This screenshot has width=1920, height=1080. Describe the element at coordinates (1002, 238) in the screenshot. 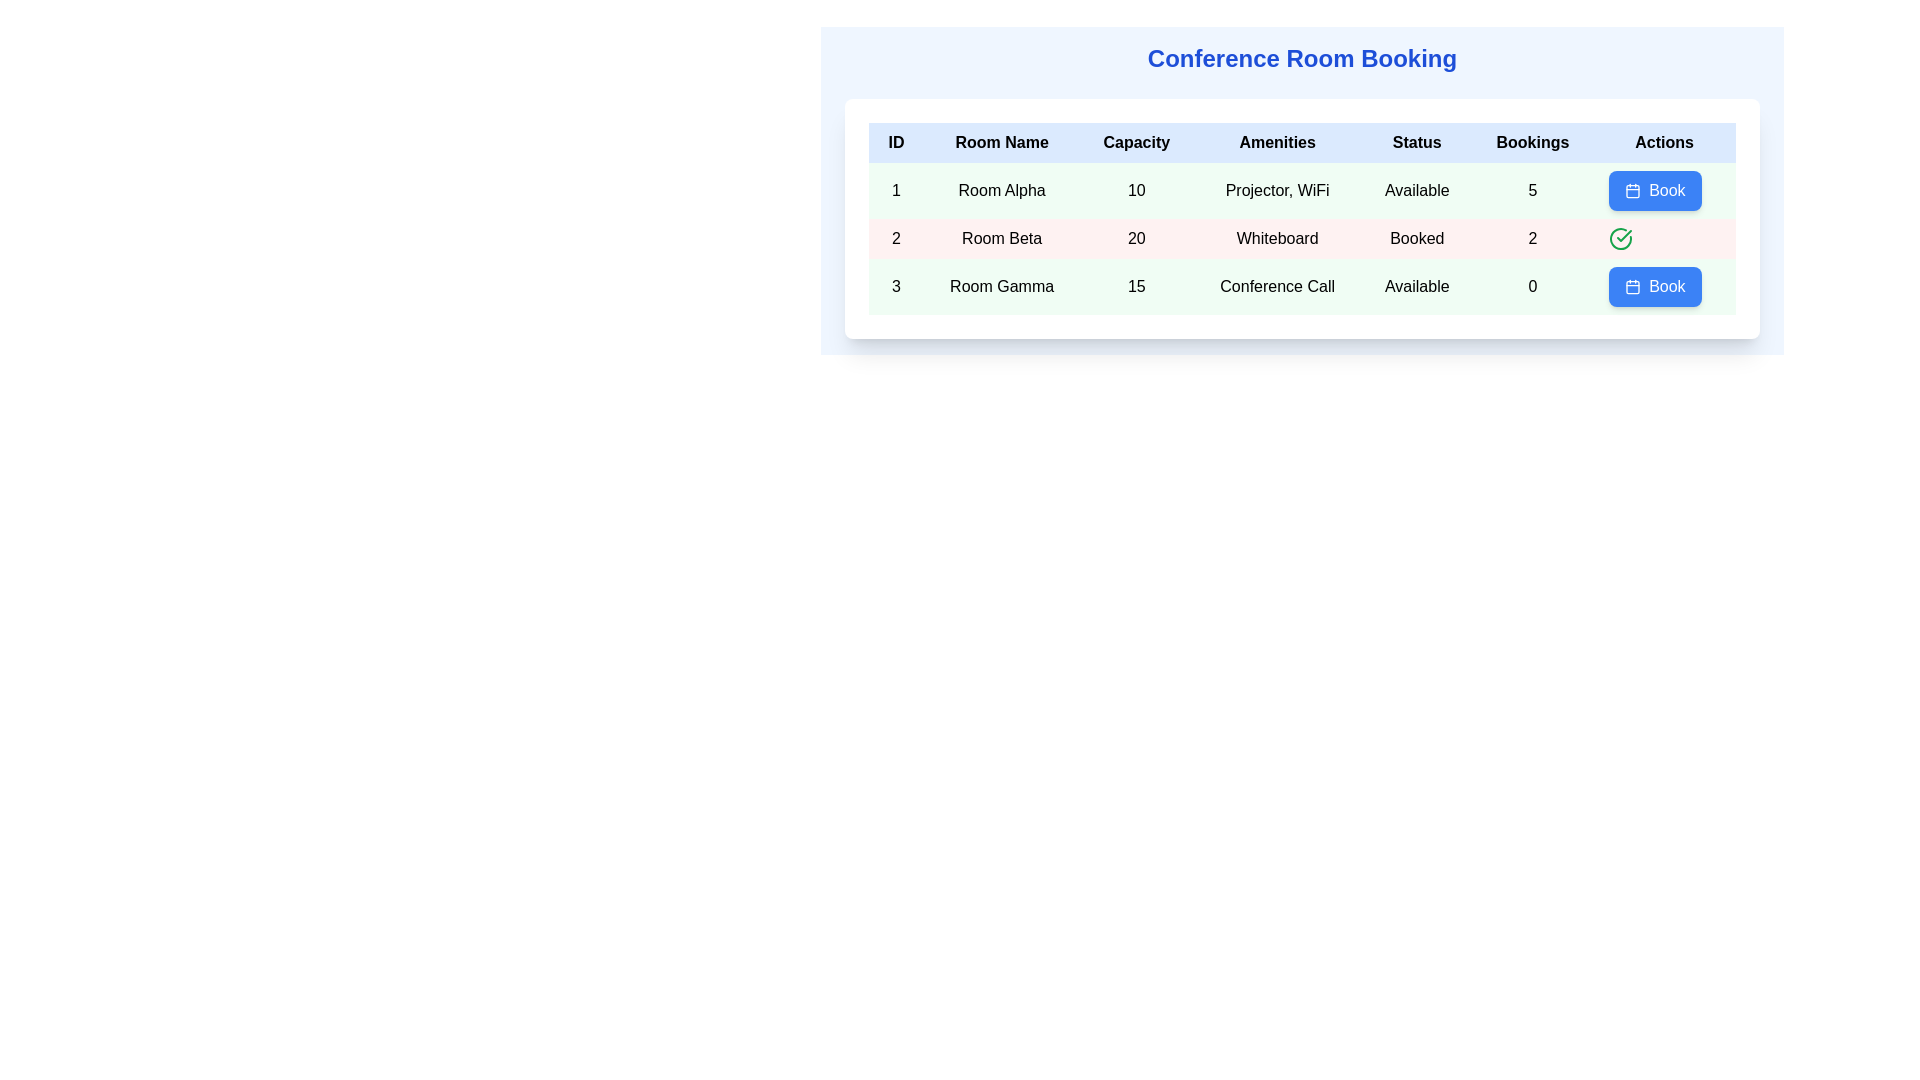

I see `the text label that reads 'Room Beta', which is centrally aligned in the second row of the table under the 'Room Name' column with a light red background` at that location.